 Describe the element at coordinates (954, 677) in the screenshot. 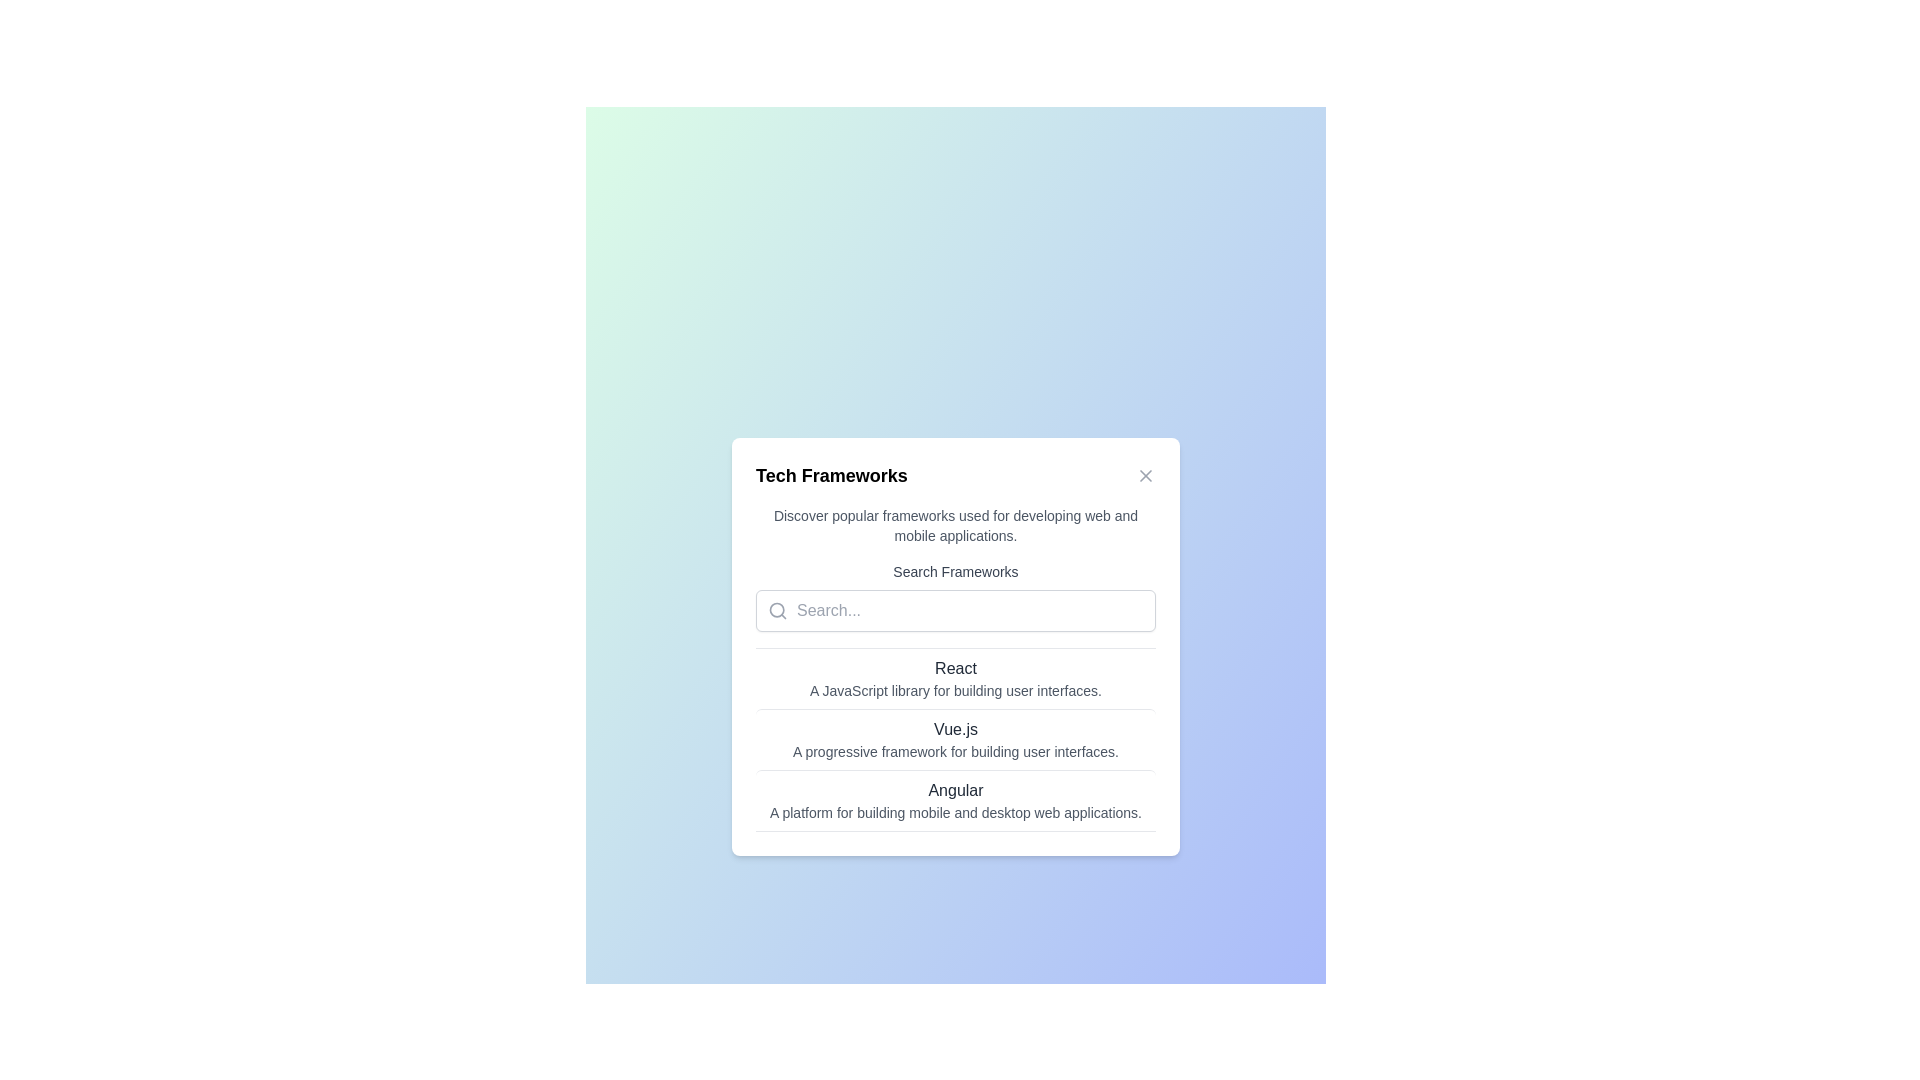

I see `text content of the Information block containing the title 'React' and the description 'A JavaScript library for building user interfaces.'` at that location.